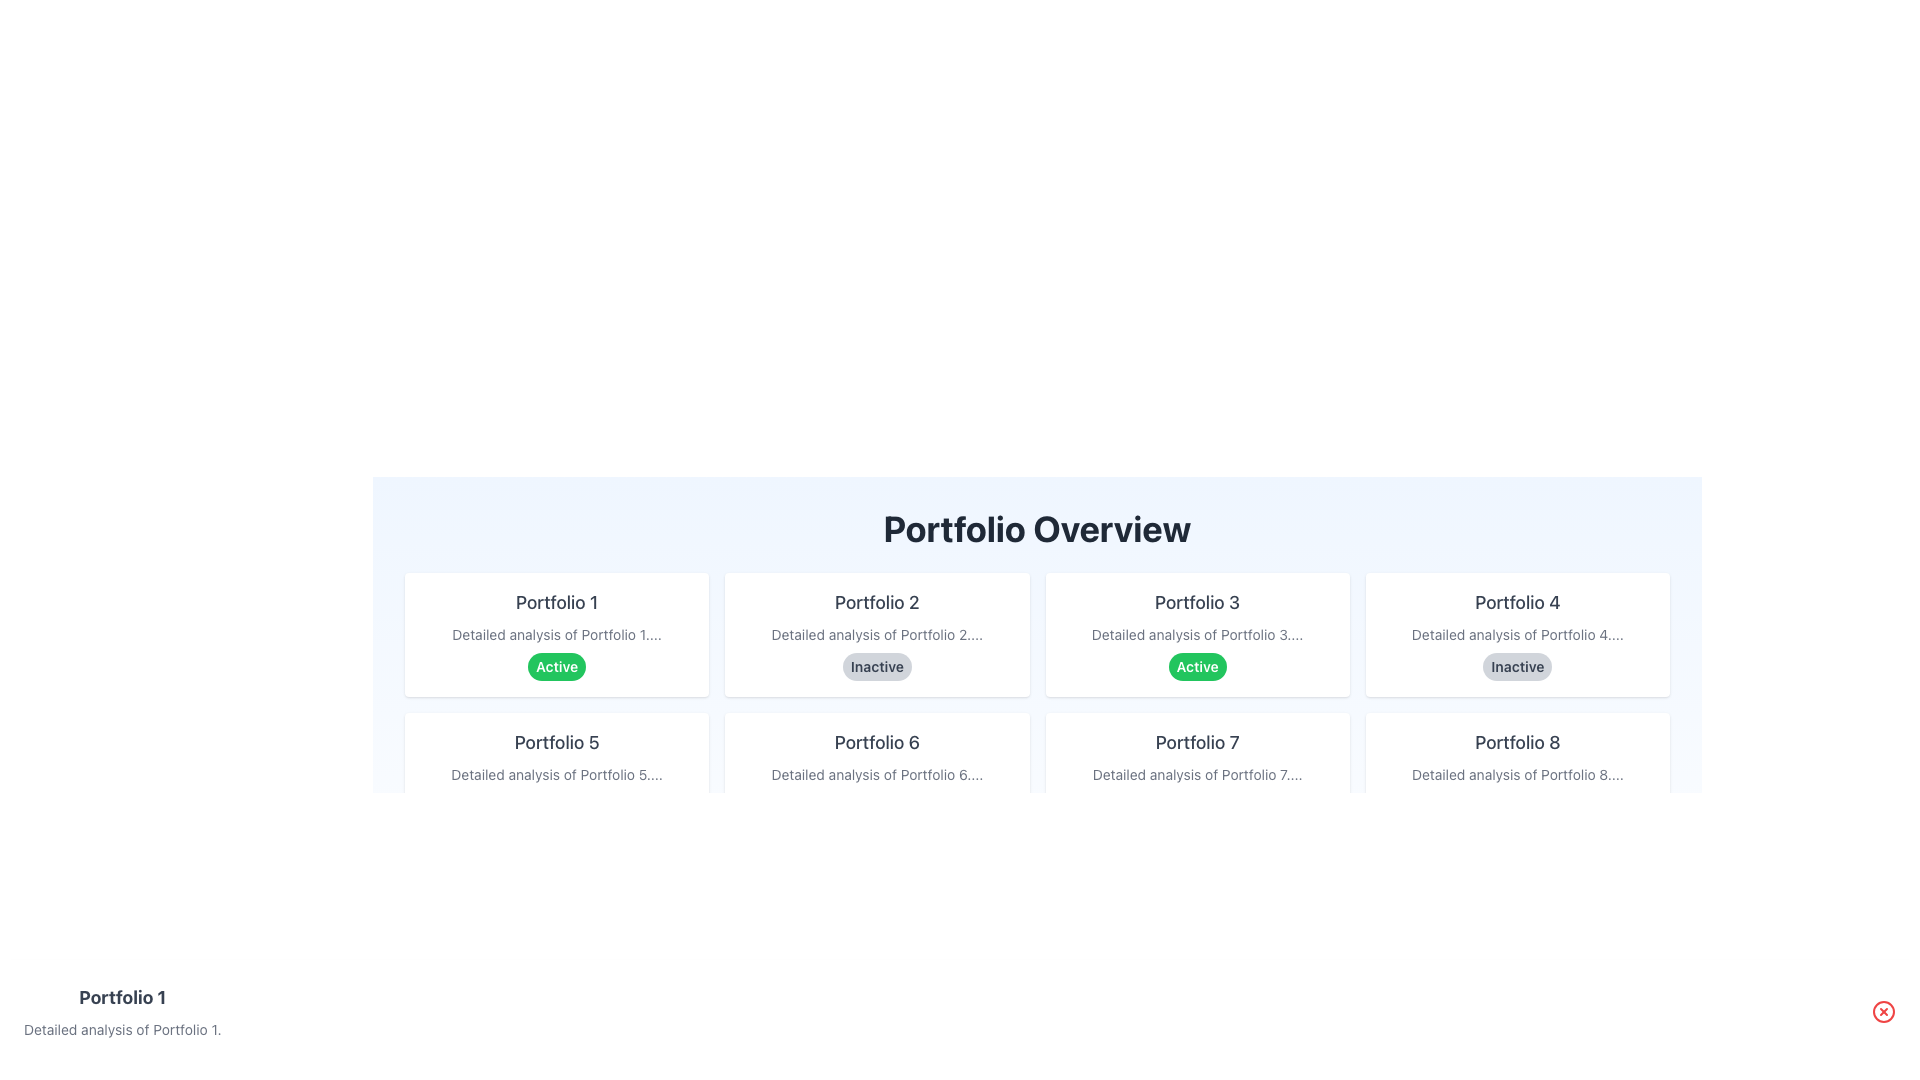 The width and height of the screenshot is (1920, 1080). I want to click on the portfolio Card component located in the second row, third column of the grid layout, so click(1197, 774).